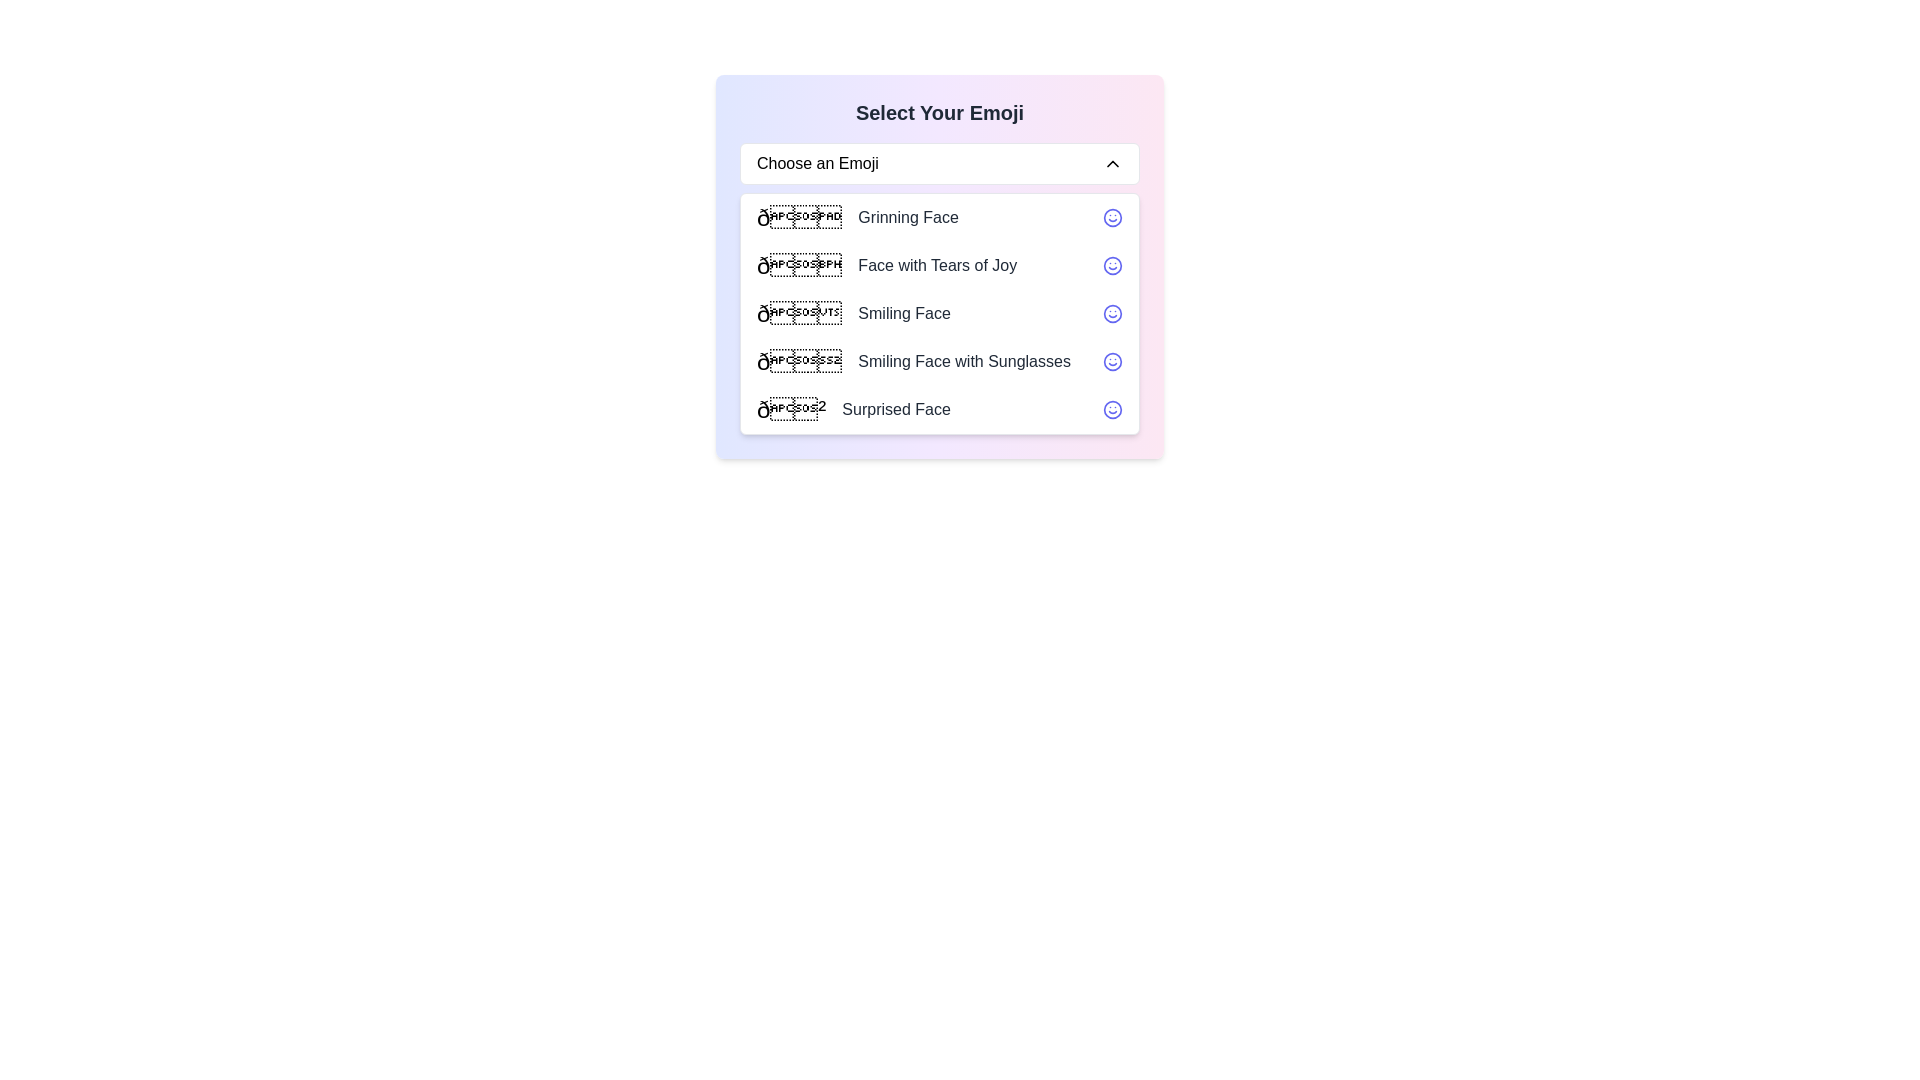 This screenshot has width=1920, height=1080. What do you see at coordinates (1112, 362) in the screenshot?
I see `the SVG Circle that represents the center of the 'smiling face with sunglasses' emoji in the dropdown menu` at bounding box center [1112, 362].